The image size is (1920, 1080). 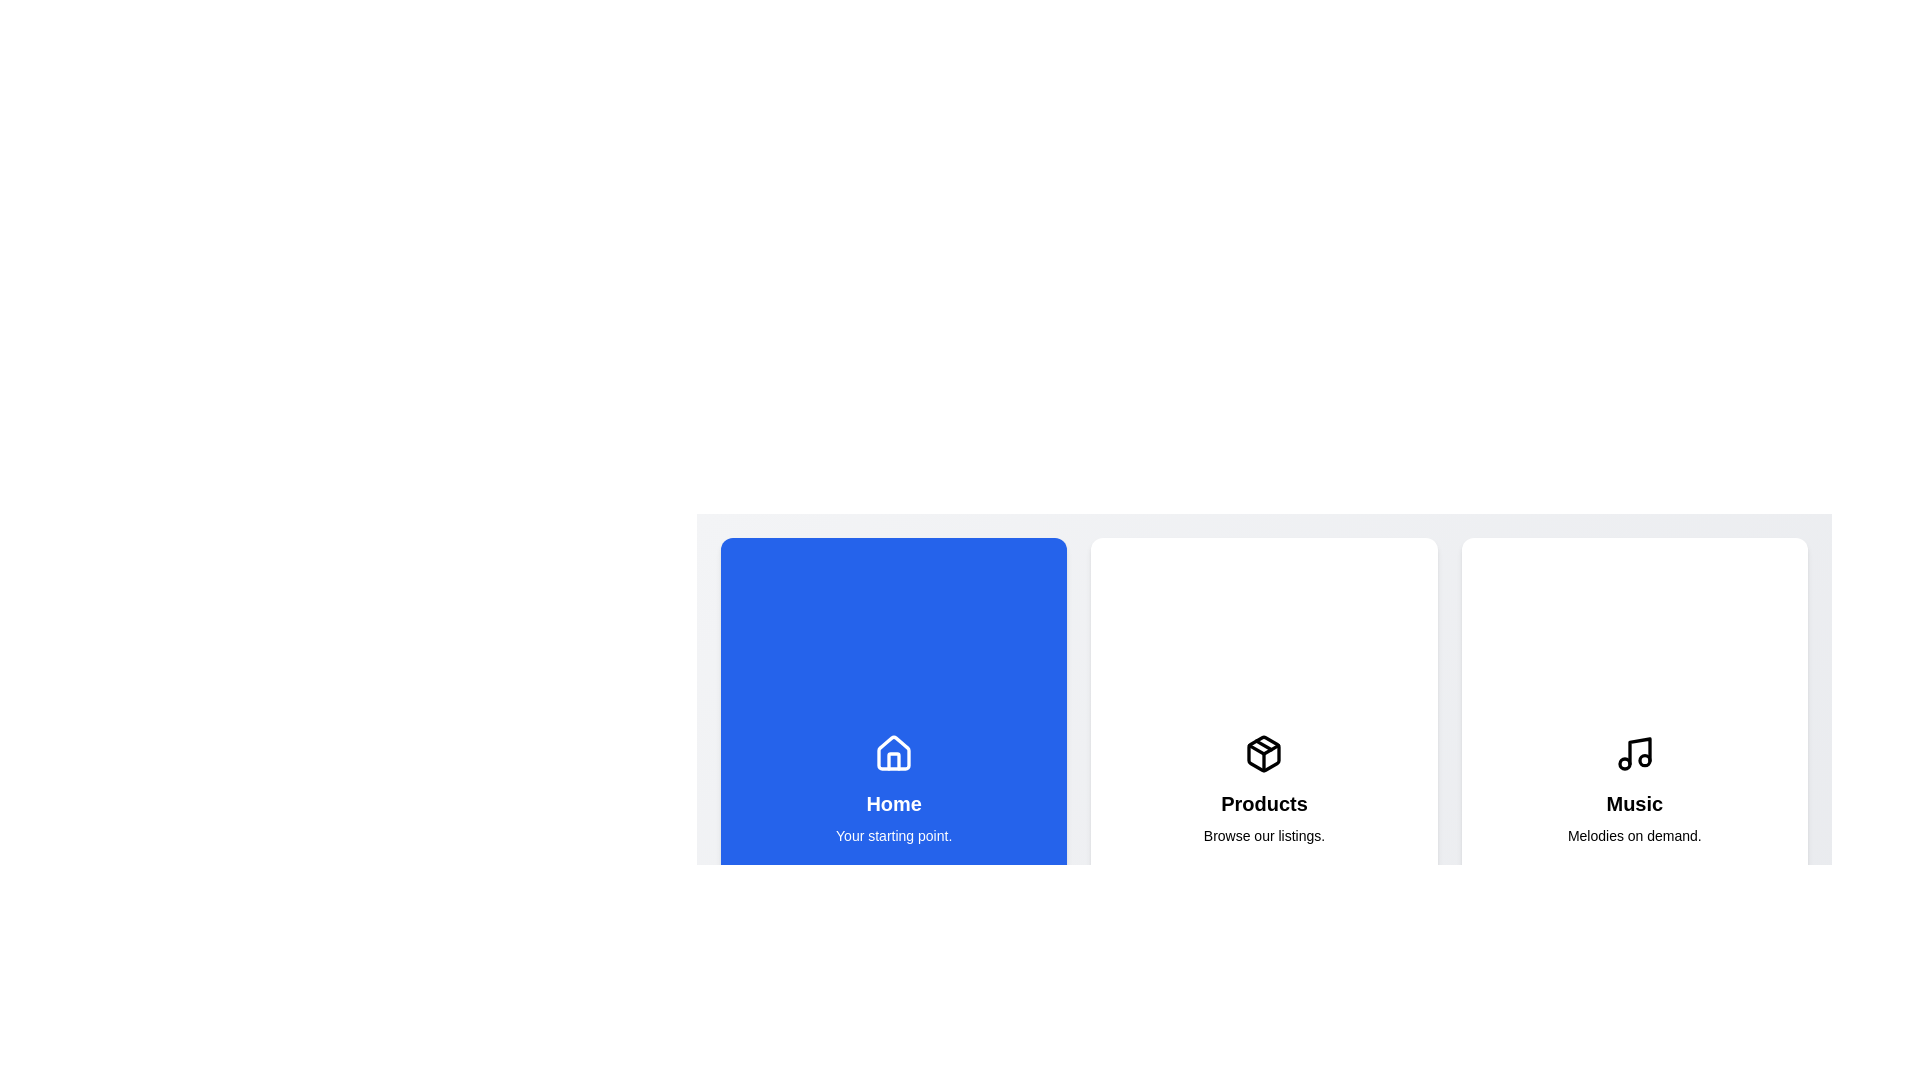 What do you see at coordinates (892, 789) in the screenshot?
I see `the button corresponding to the home section` at bounding box center [892, 789].